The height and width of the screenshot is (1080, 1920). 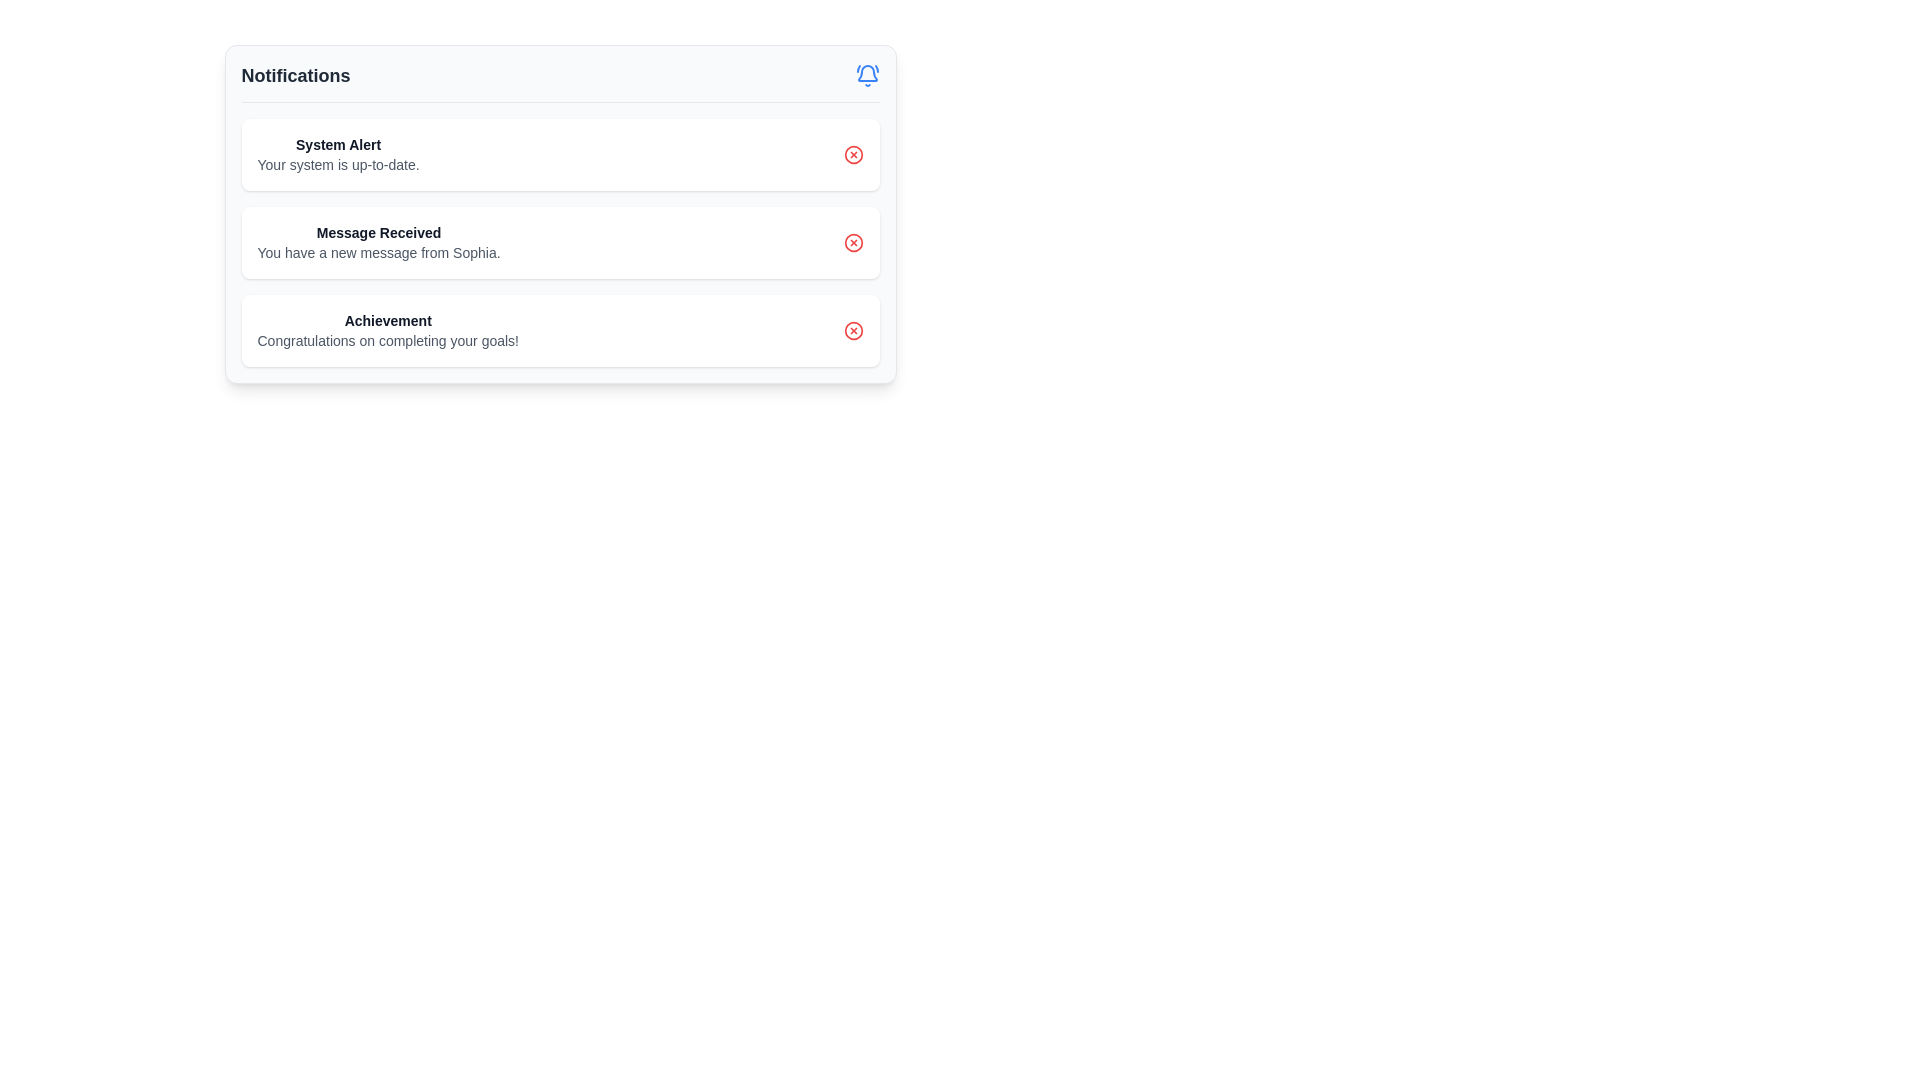 What do you see at coordinates (338, 144) in the screenshot?
I see `the 'System Alert' text label located at the top of the notification card` at bounding box center [338, 144].